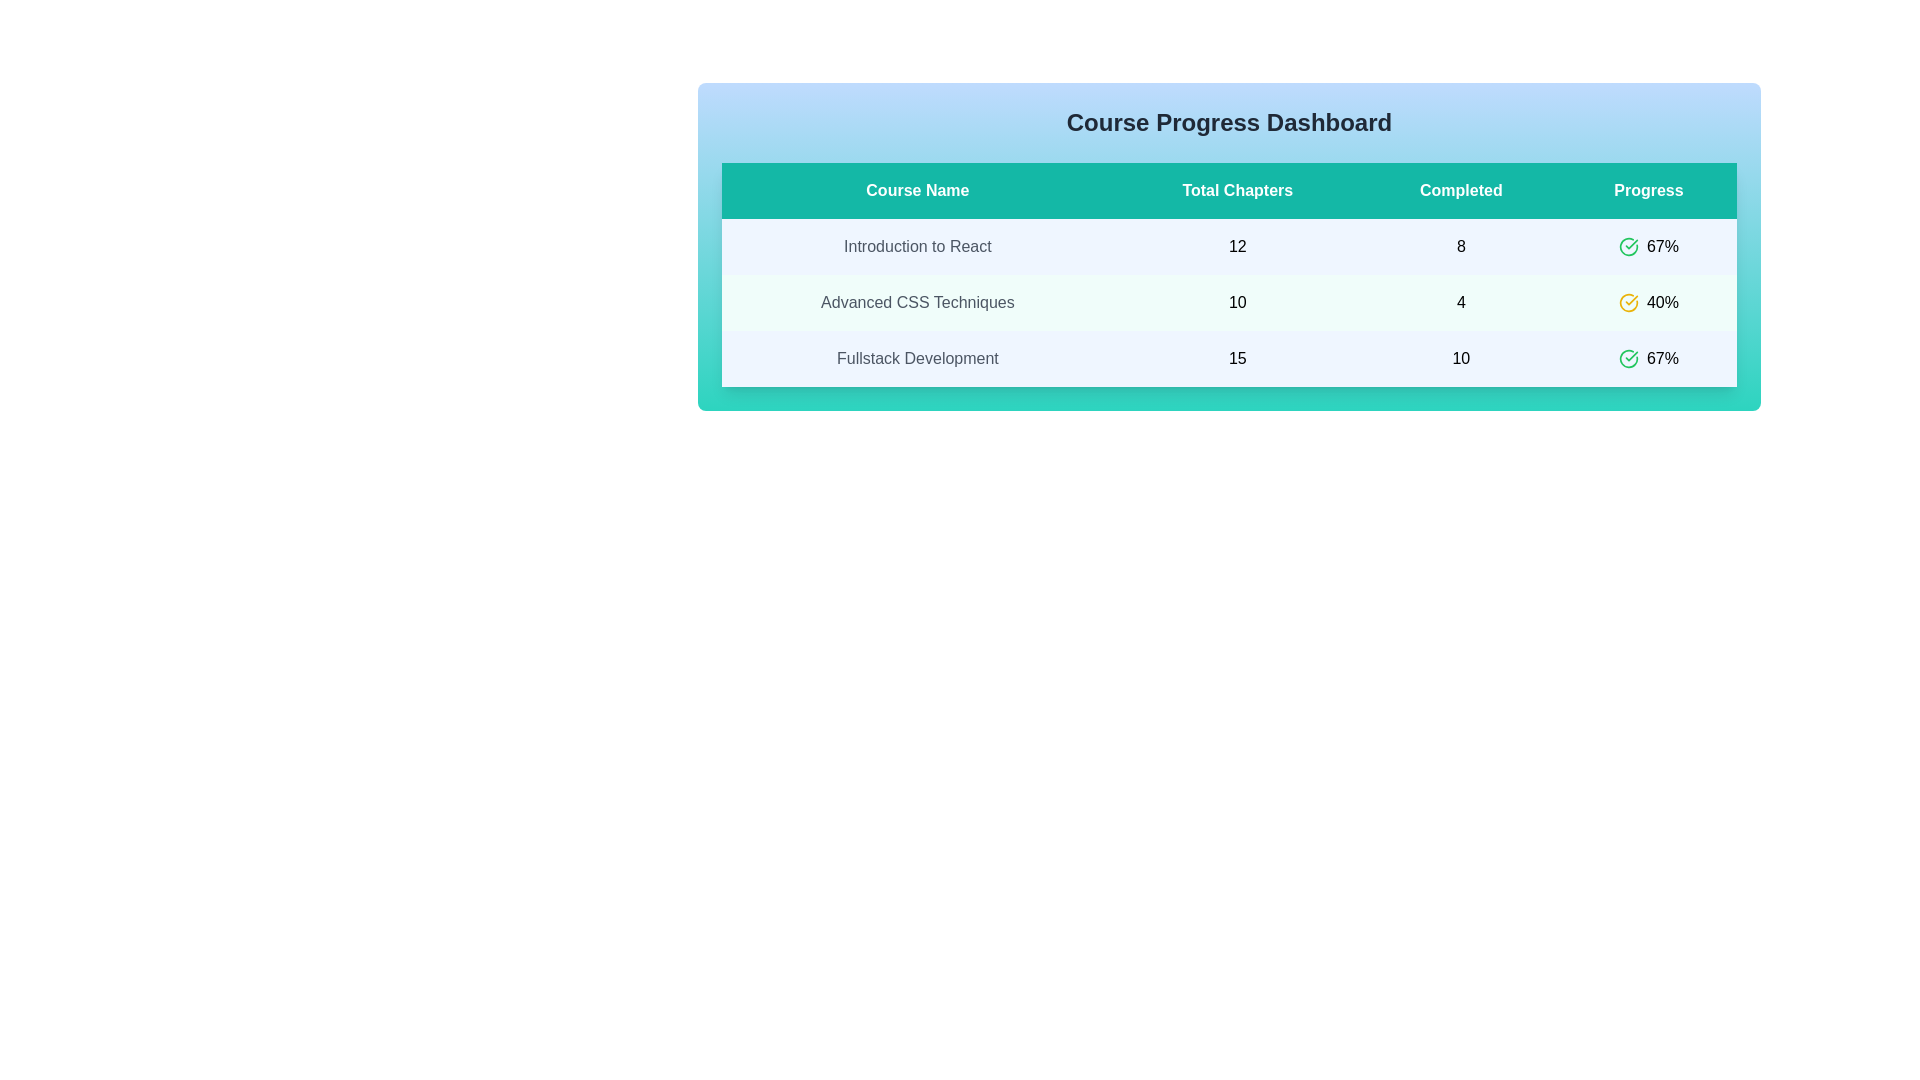 The width and height of the screenshot is (1920, 1080). Describe the element at coordinates (1628, 357) in the screenshot. I see `the progress icon for the course 'Fullstack Development'` at that location.